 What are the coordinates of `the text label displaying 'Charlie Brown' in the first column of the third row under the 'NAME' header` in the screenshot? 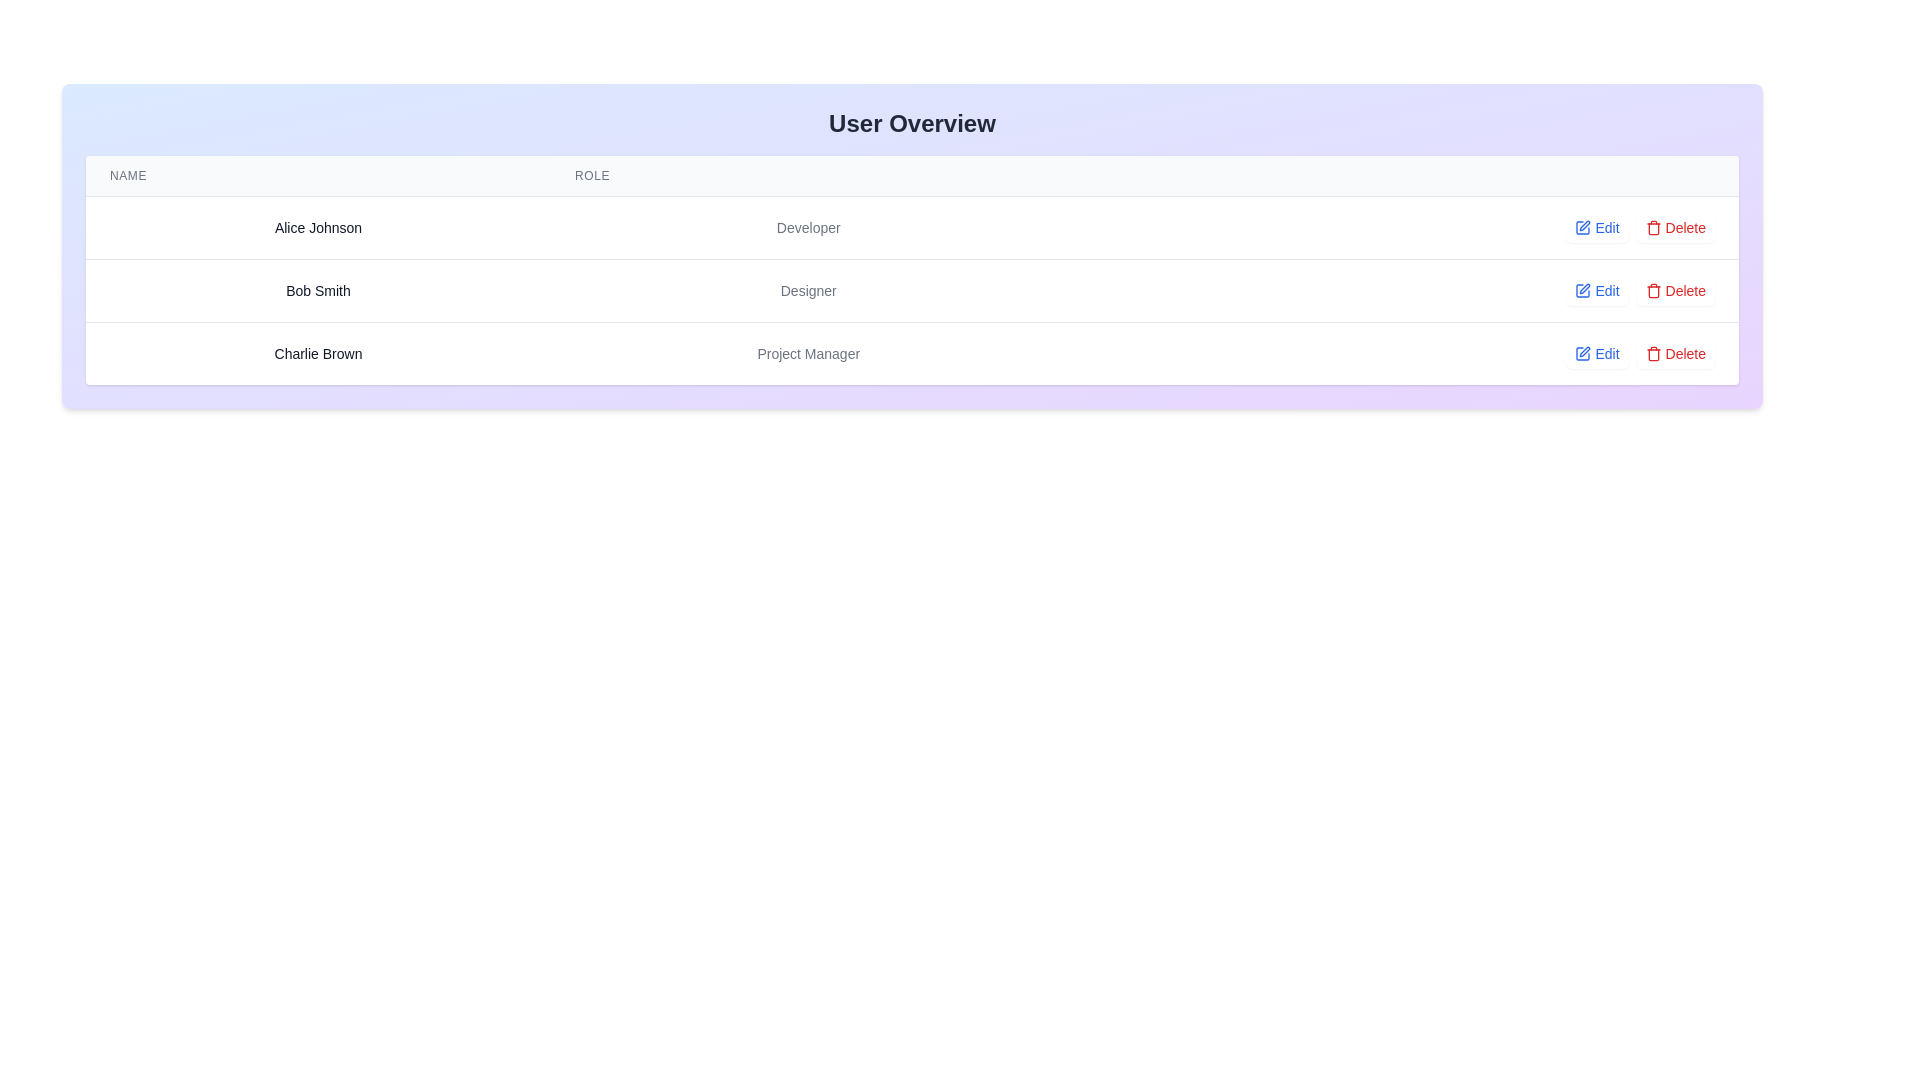 It's located at (317, 352).